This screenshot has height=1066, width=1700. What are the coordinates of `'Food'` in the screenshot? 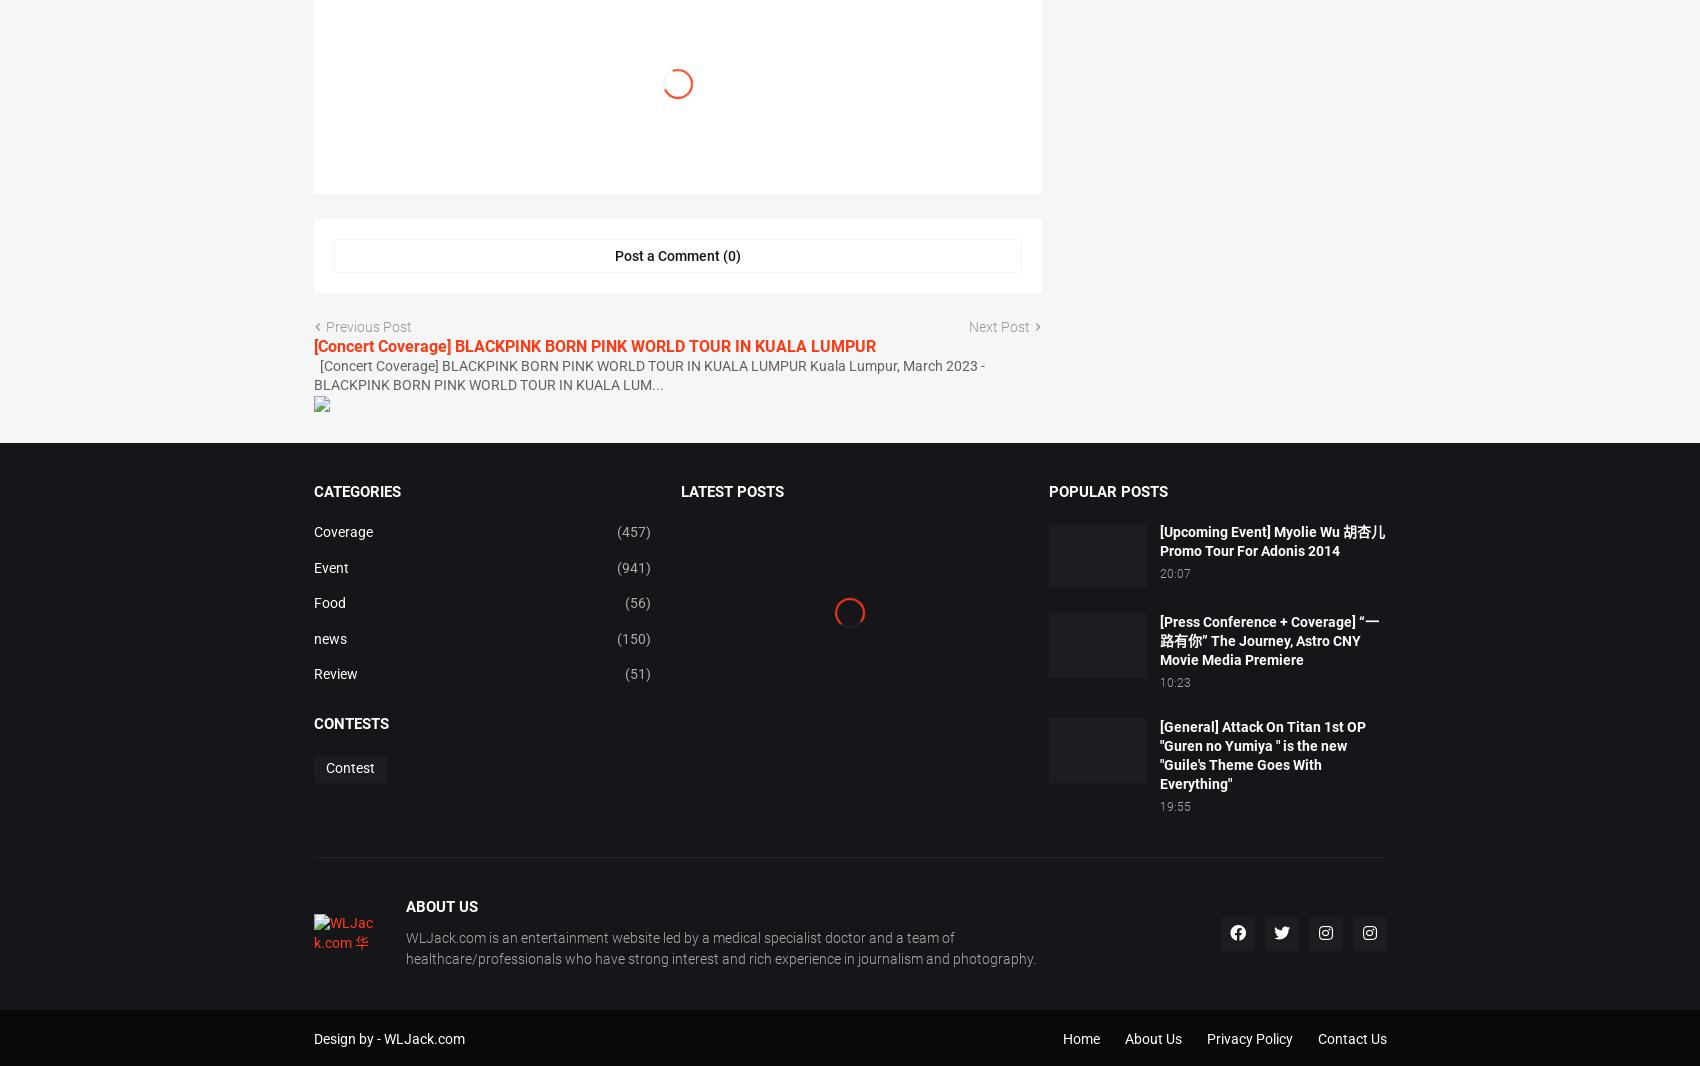 It's located at (327, 671).